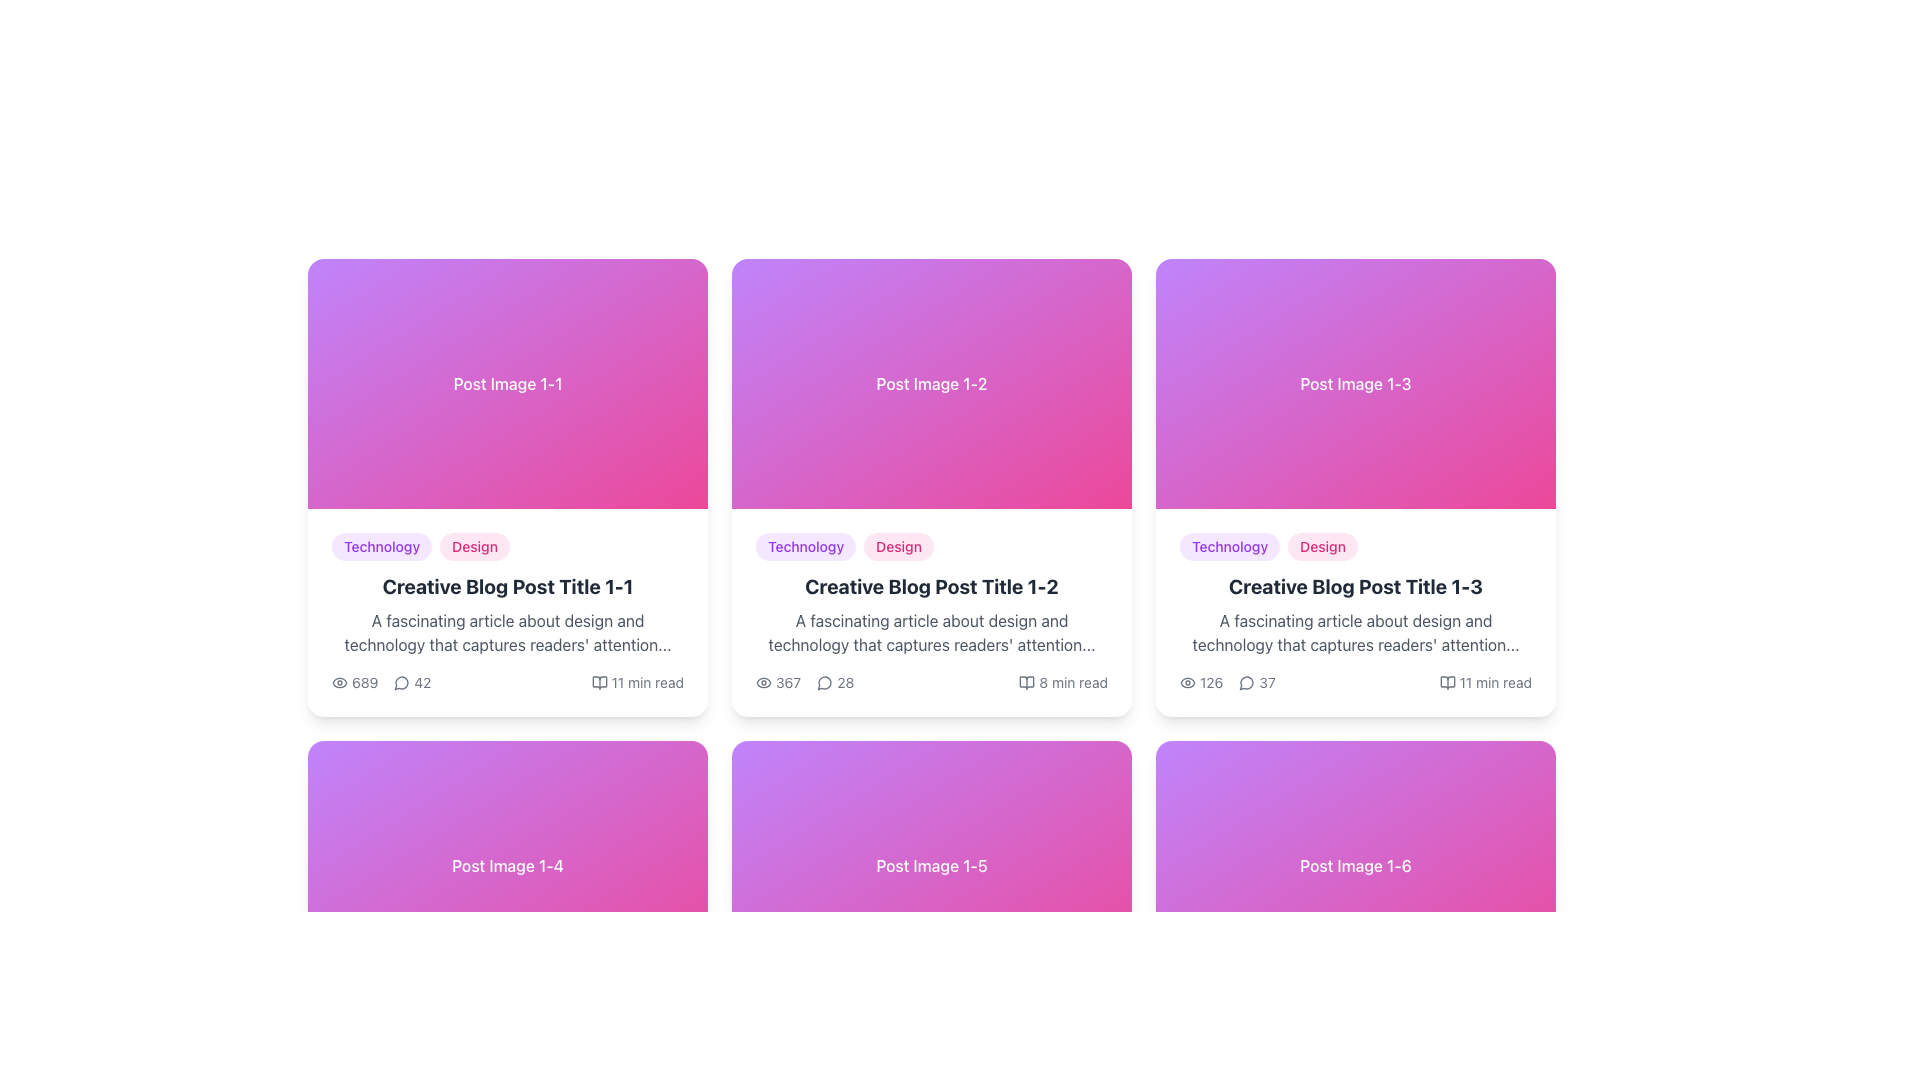  Describe the element at coordinates (1356, 585) in the screenshot. I see `the static text element displaying 'Creative Blog Post Title 1-3' which is styled prominently in dark gray and changes to purple on hover` at that location.